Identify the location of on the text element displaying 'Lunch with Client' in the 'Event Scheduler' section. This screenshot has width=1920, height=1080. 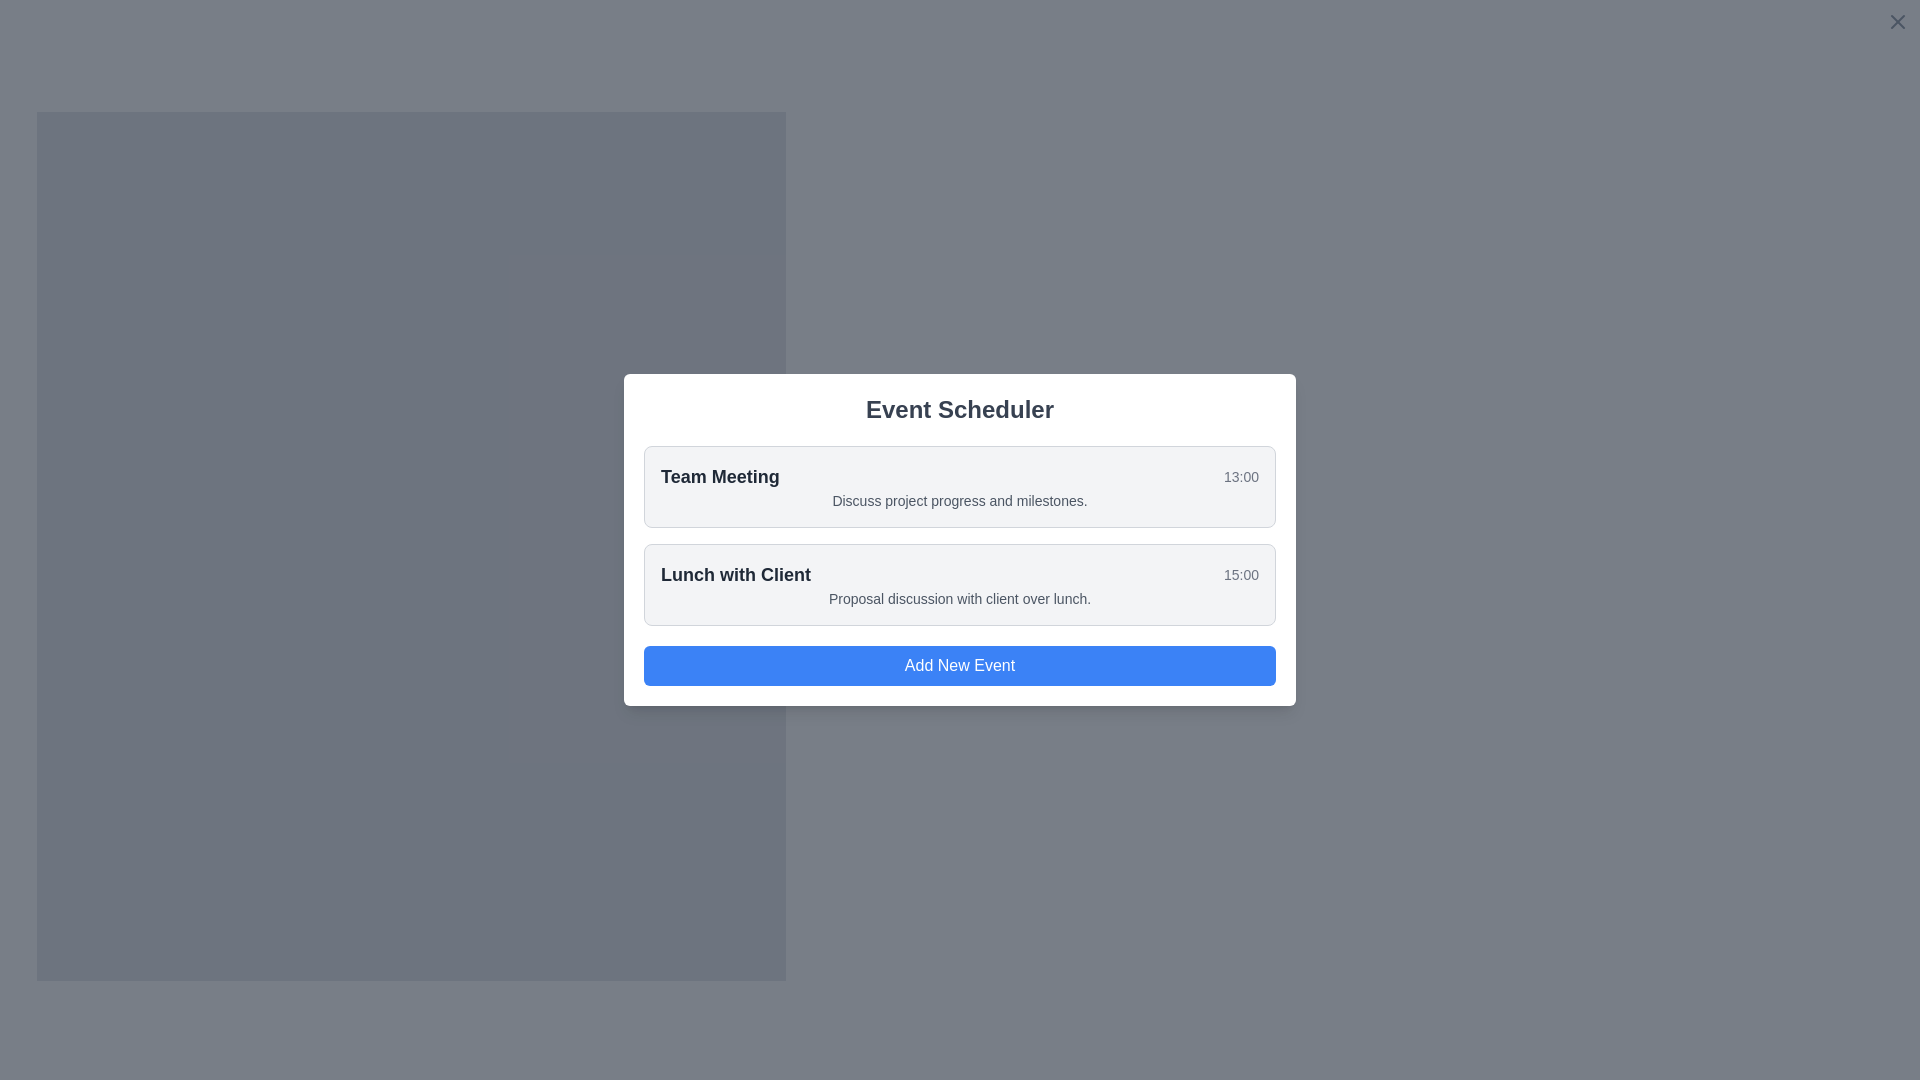
(734, 574).